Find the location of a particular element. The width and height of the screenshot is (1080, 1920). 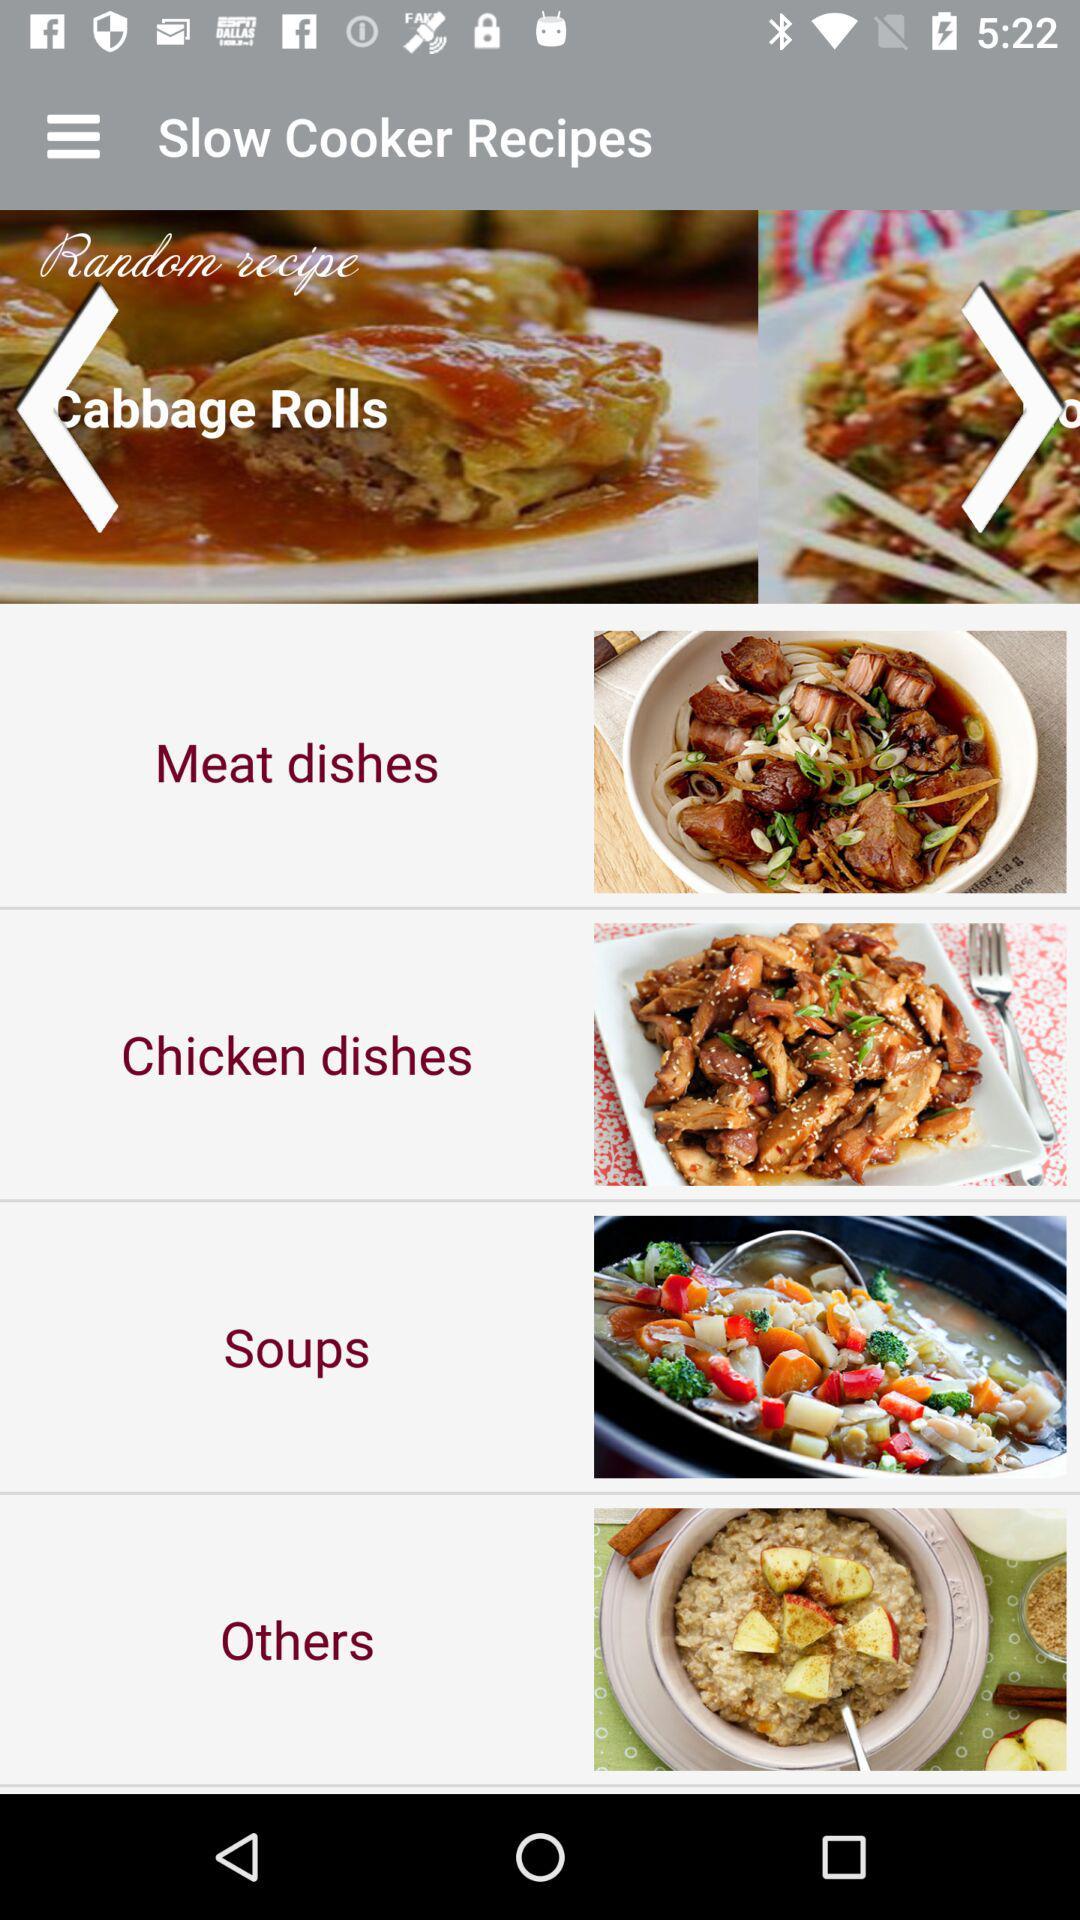

switch next page is located at coordinates (1014, 405).